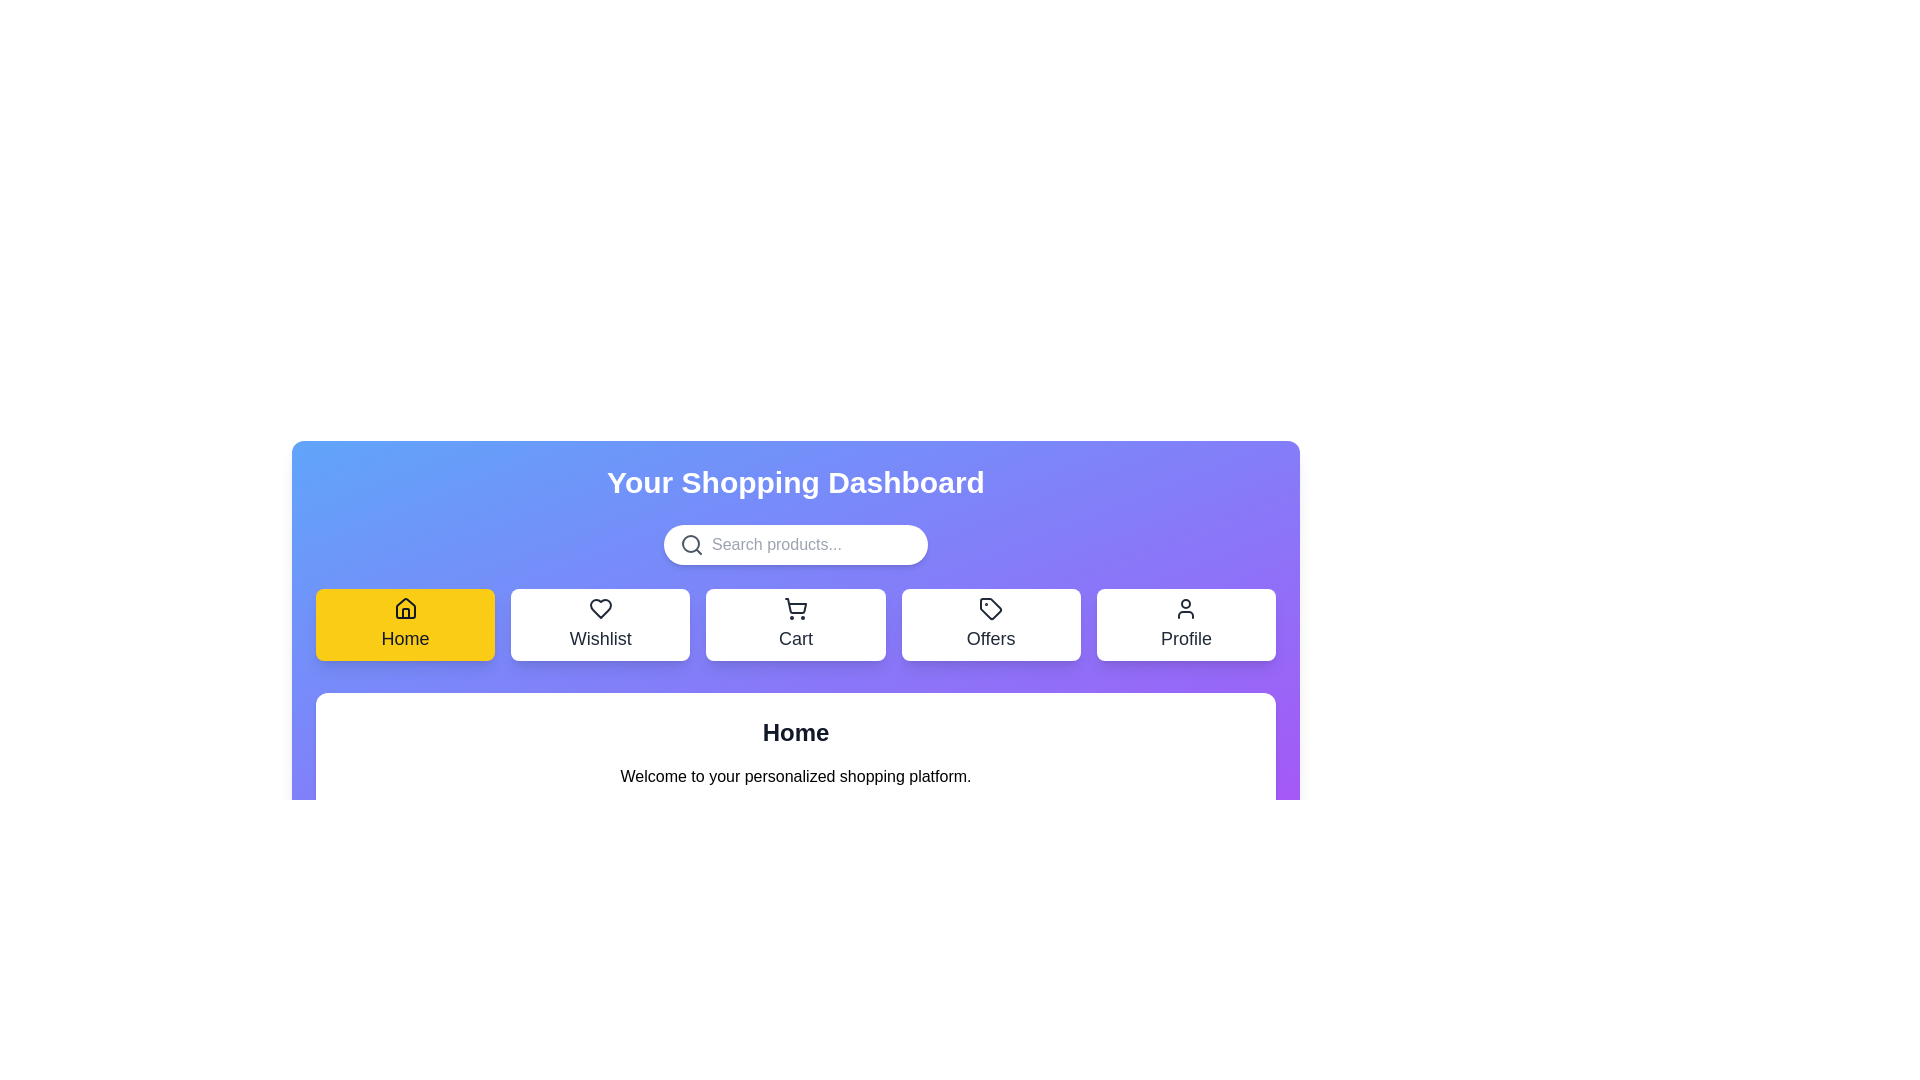 This screenshot has width=1920, height=1080. I want to click on the button located in the bottom-right corner of the interface that navigates users to their profile section, so click(1186, 623).